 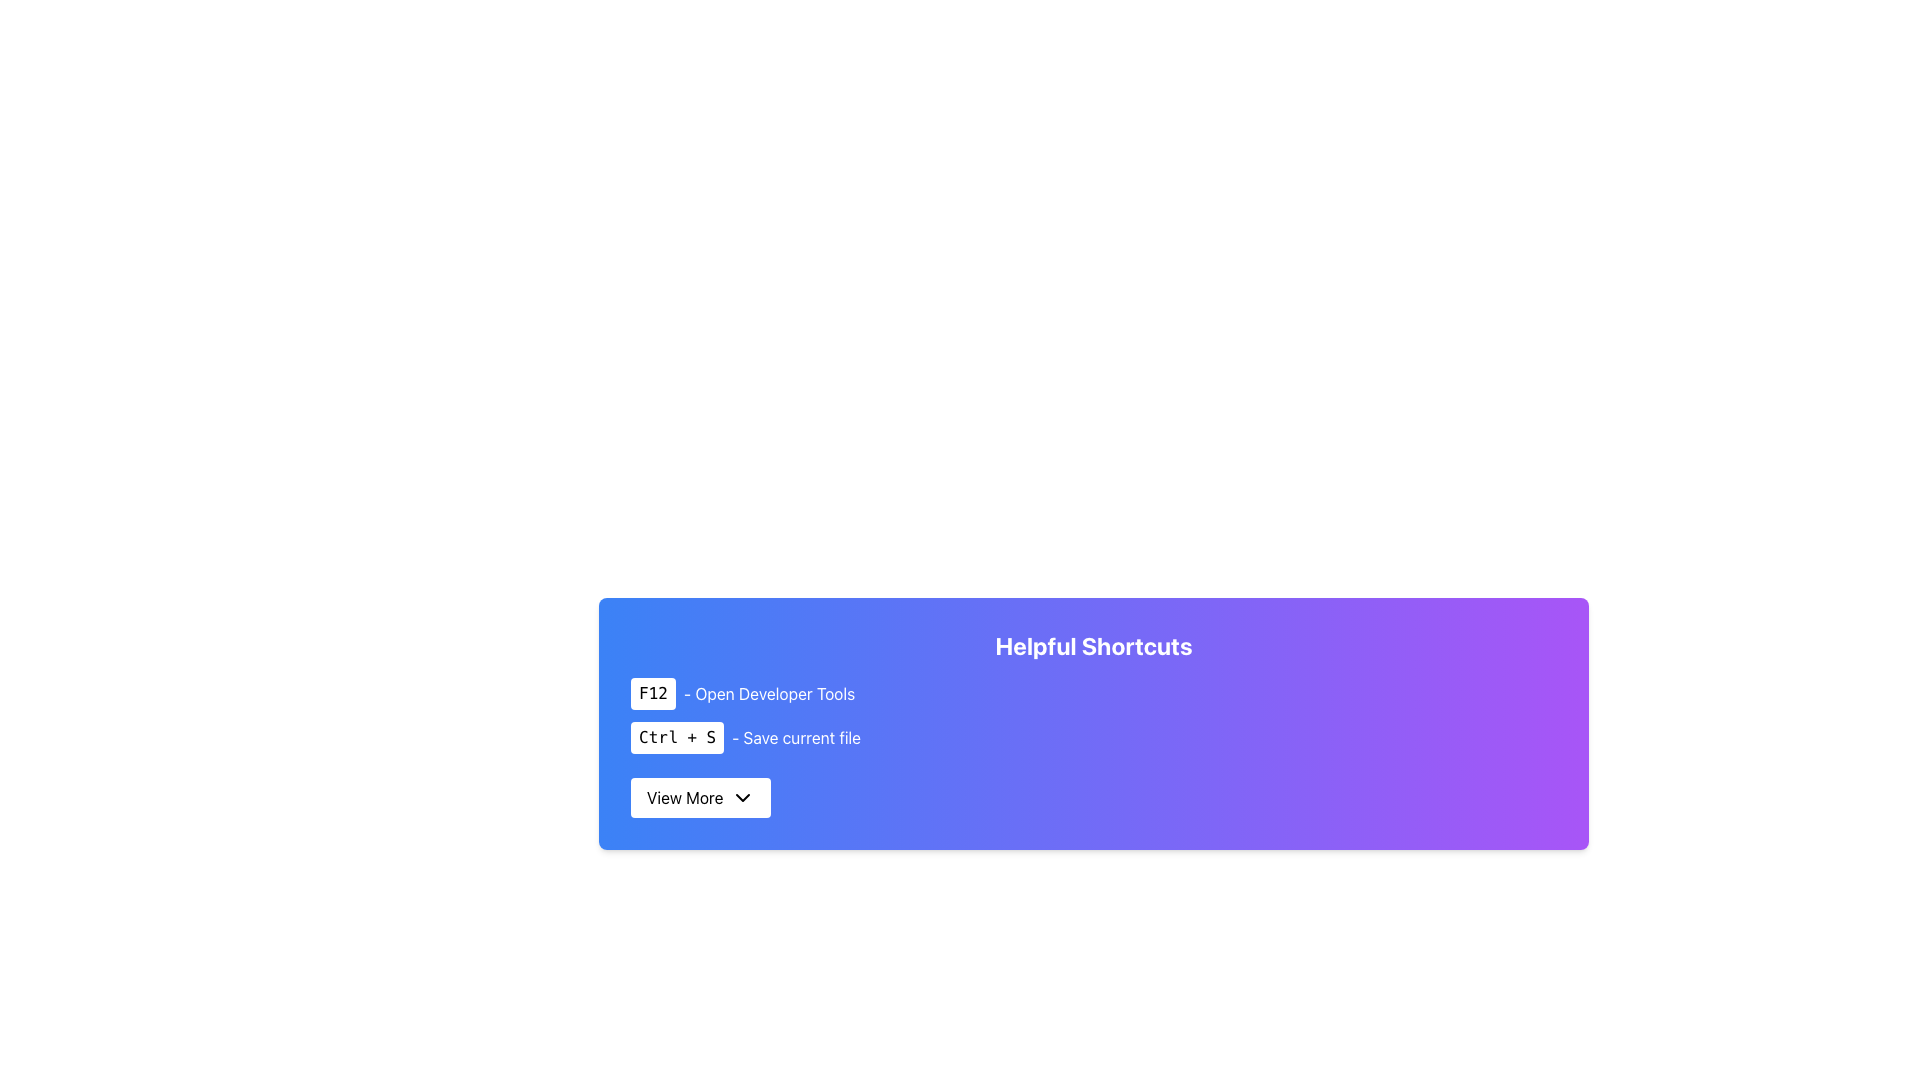 What do you see at coordinates (677, 737) in the screenshot?
I see `the text block styled as a badge indicating the keyboard shortcut 'Ctrl + S', which is positioned in the second row of shortcuts between 'F12 - Open Developer Tools' and 'View More'` at bounding box center [677, 737].